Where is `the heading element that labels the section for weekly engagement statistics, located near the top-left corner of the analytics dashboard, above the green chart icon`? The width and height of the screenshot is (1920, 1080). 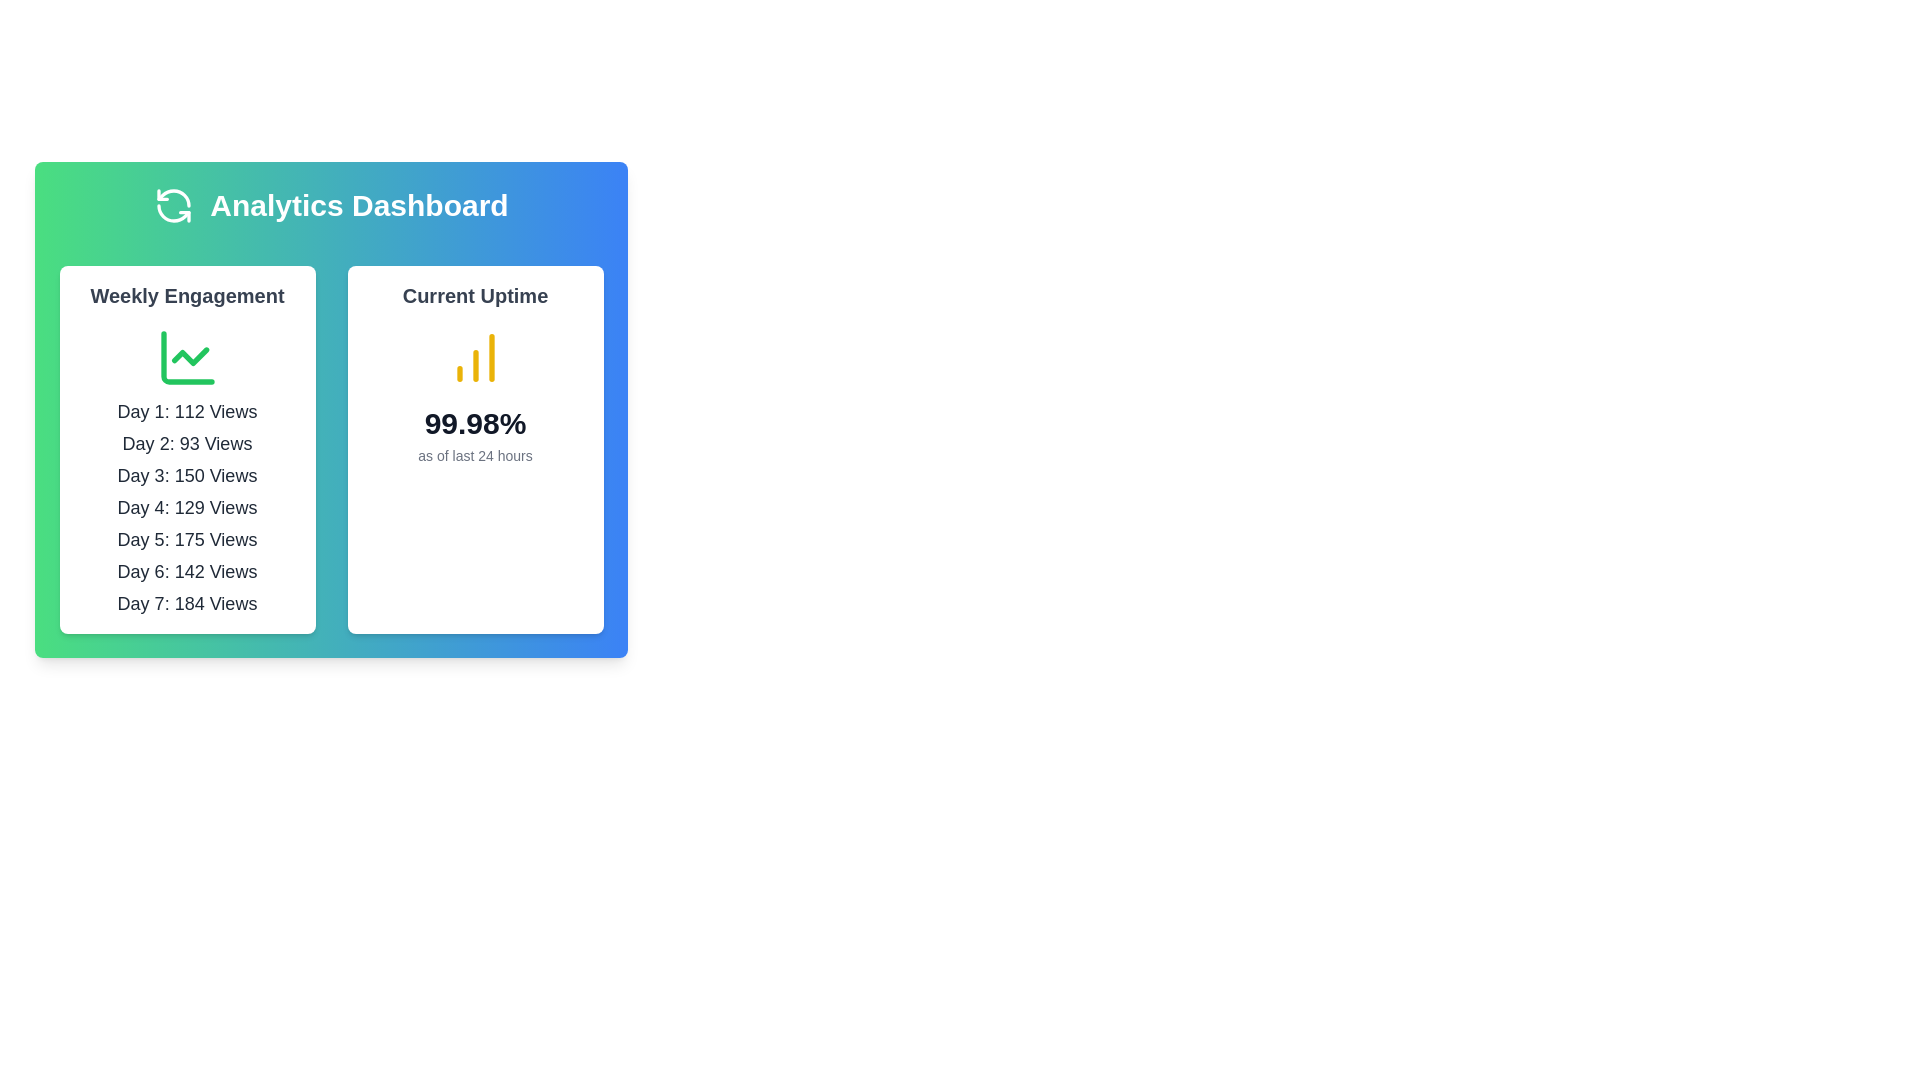
the heading element that labels the section for weekly engagement statistics, located near the top-left corner of the analytics dashboard, above the green chart icon is located at coordinates (187, 296).